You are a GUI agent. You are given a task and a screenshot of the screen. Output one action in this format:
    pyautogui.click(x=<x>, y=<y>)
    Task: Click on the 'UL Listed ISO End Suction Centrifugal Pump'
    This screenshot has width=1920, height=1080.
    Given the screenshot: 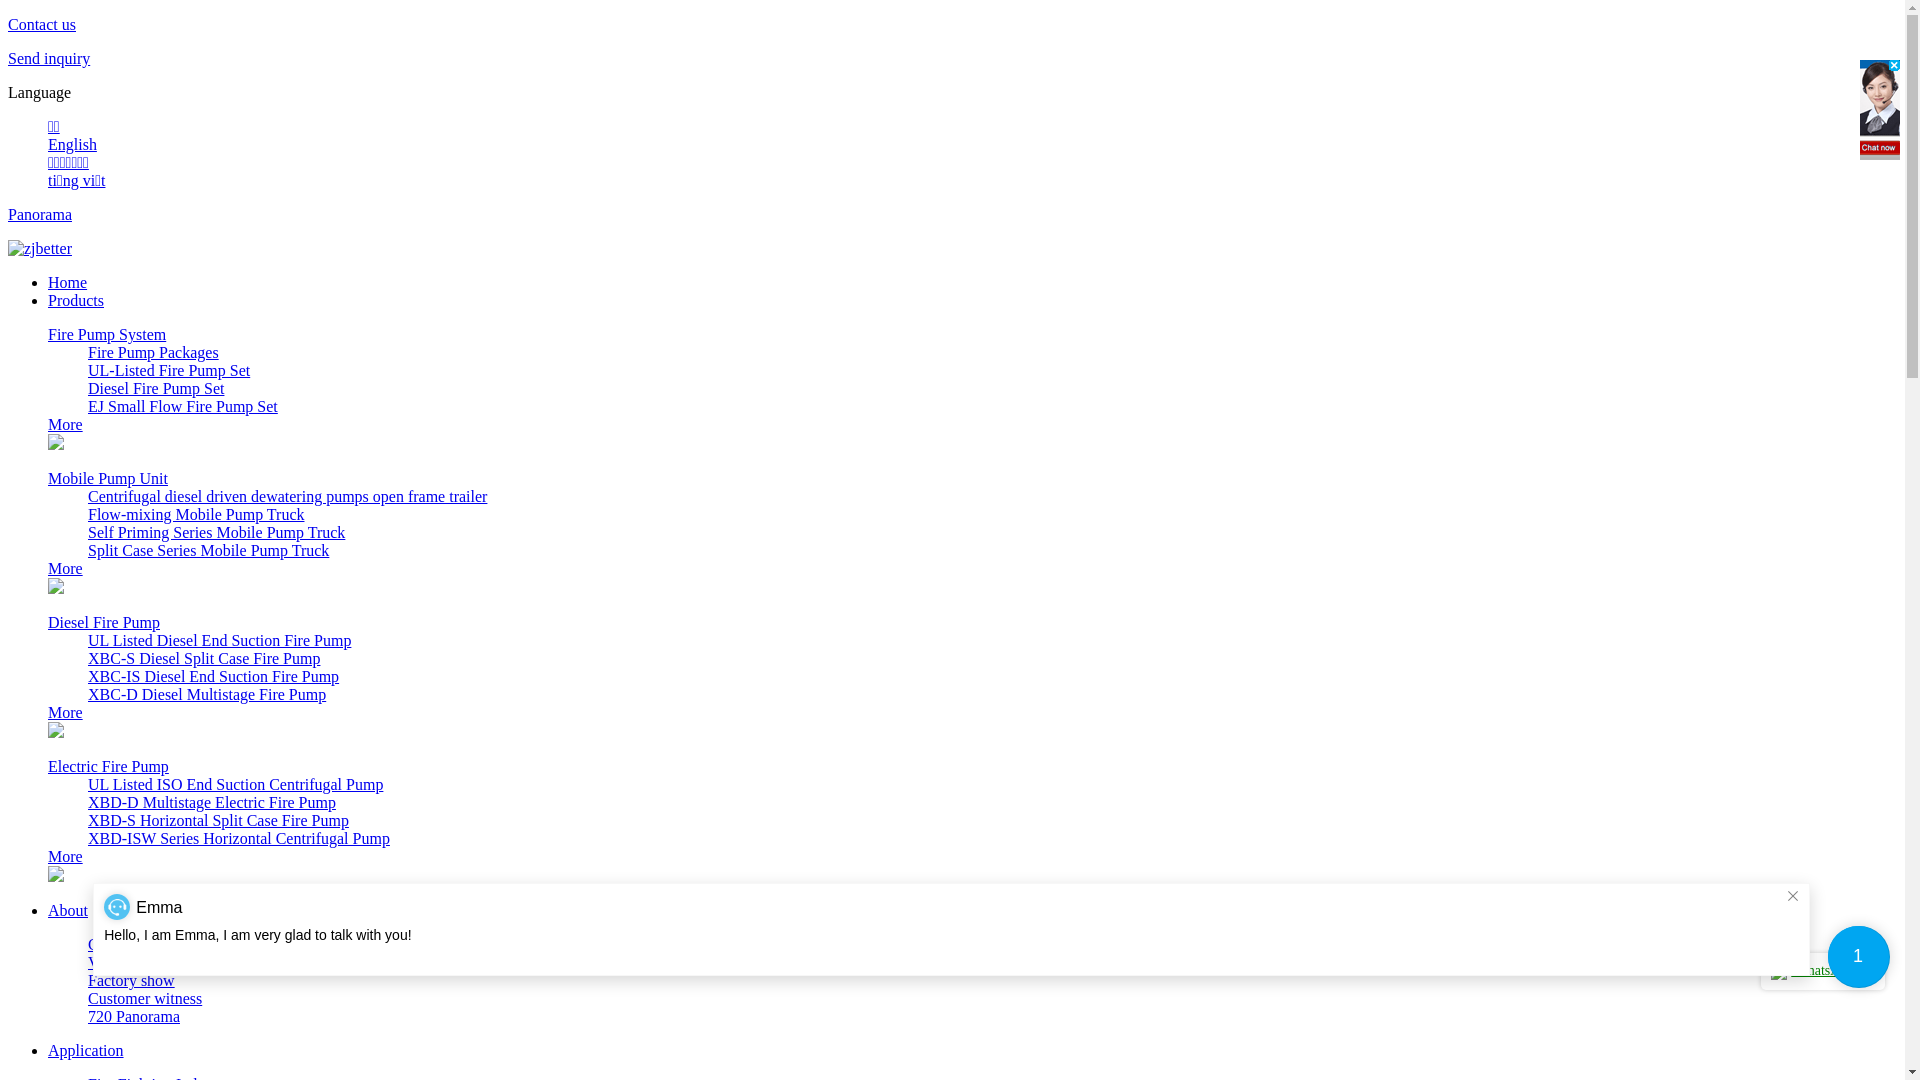 What is the action you would take?
    pyautogui.click(x=235, y=783)
    